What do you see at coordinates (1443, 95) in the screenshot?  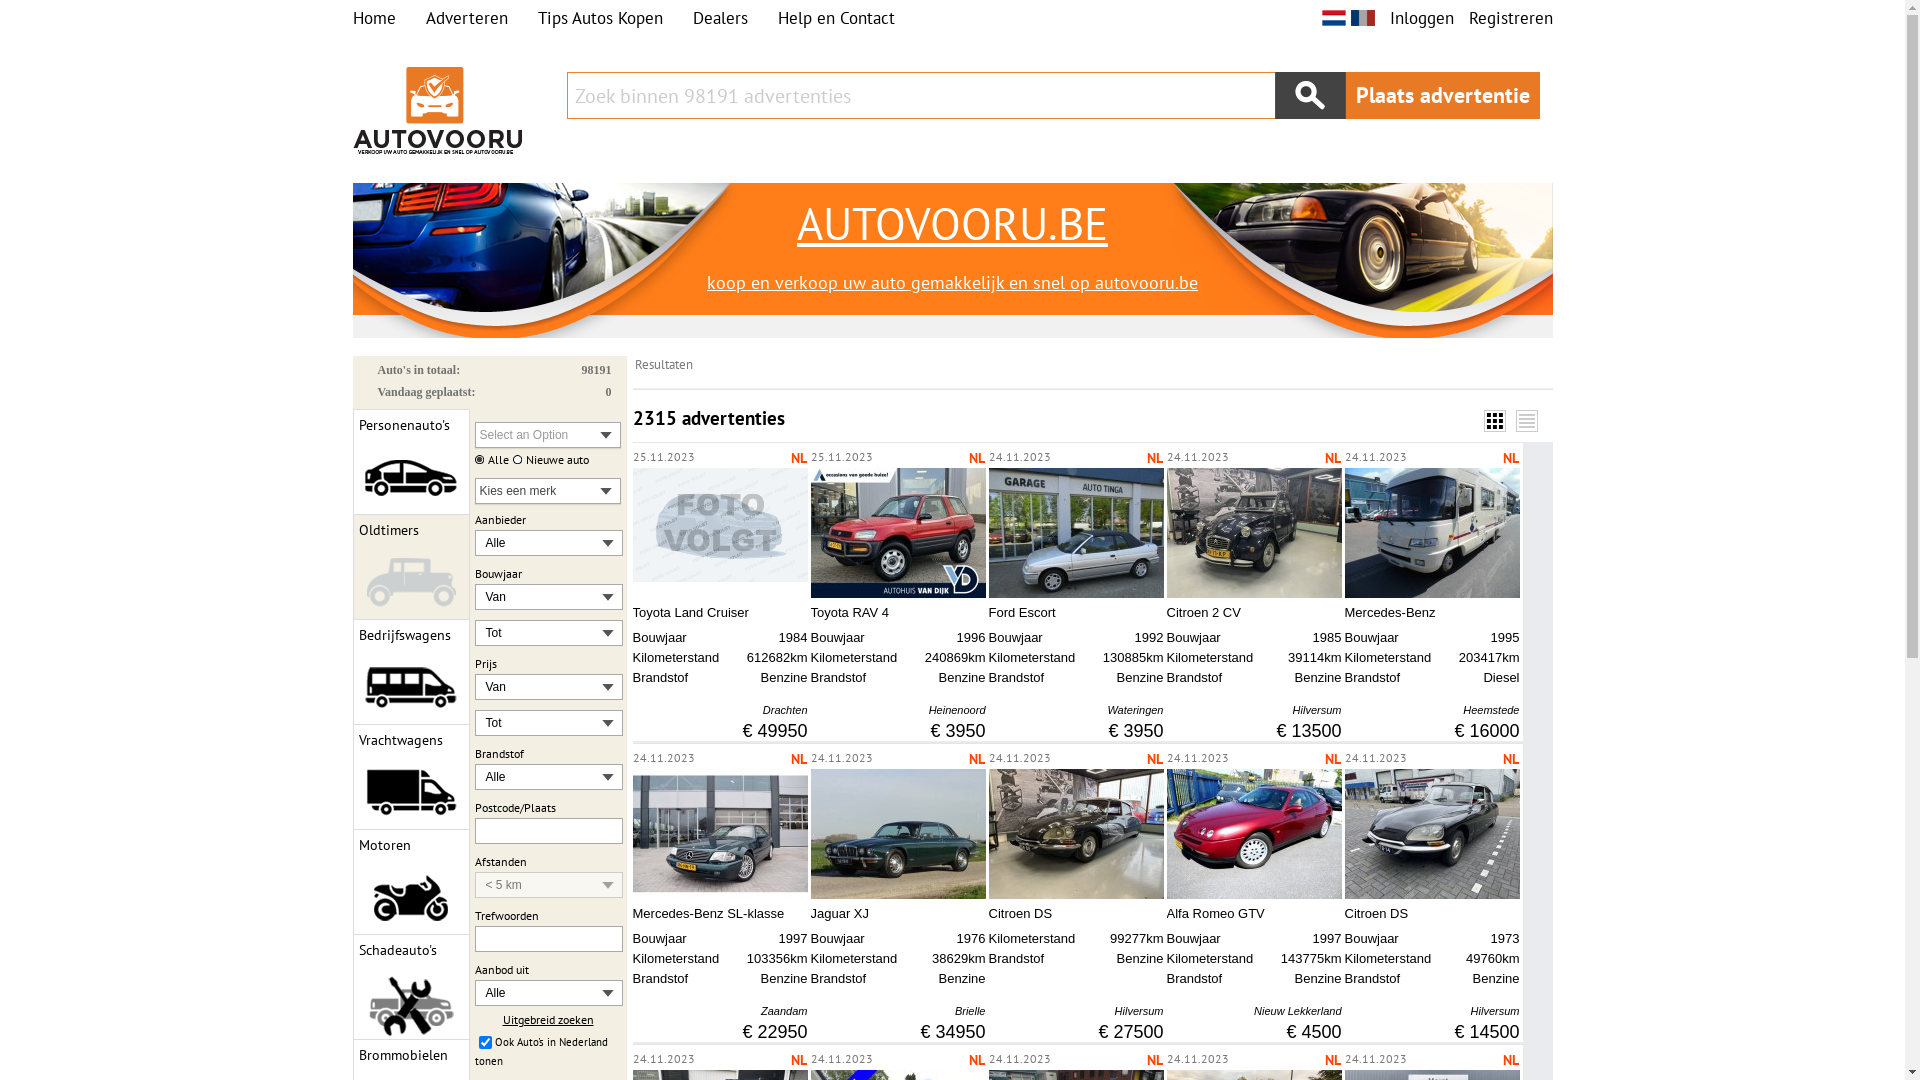 I see `'Plaats advertentie'` at bounding box center [1443, 95].